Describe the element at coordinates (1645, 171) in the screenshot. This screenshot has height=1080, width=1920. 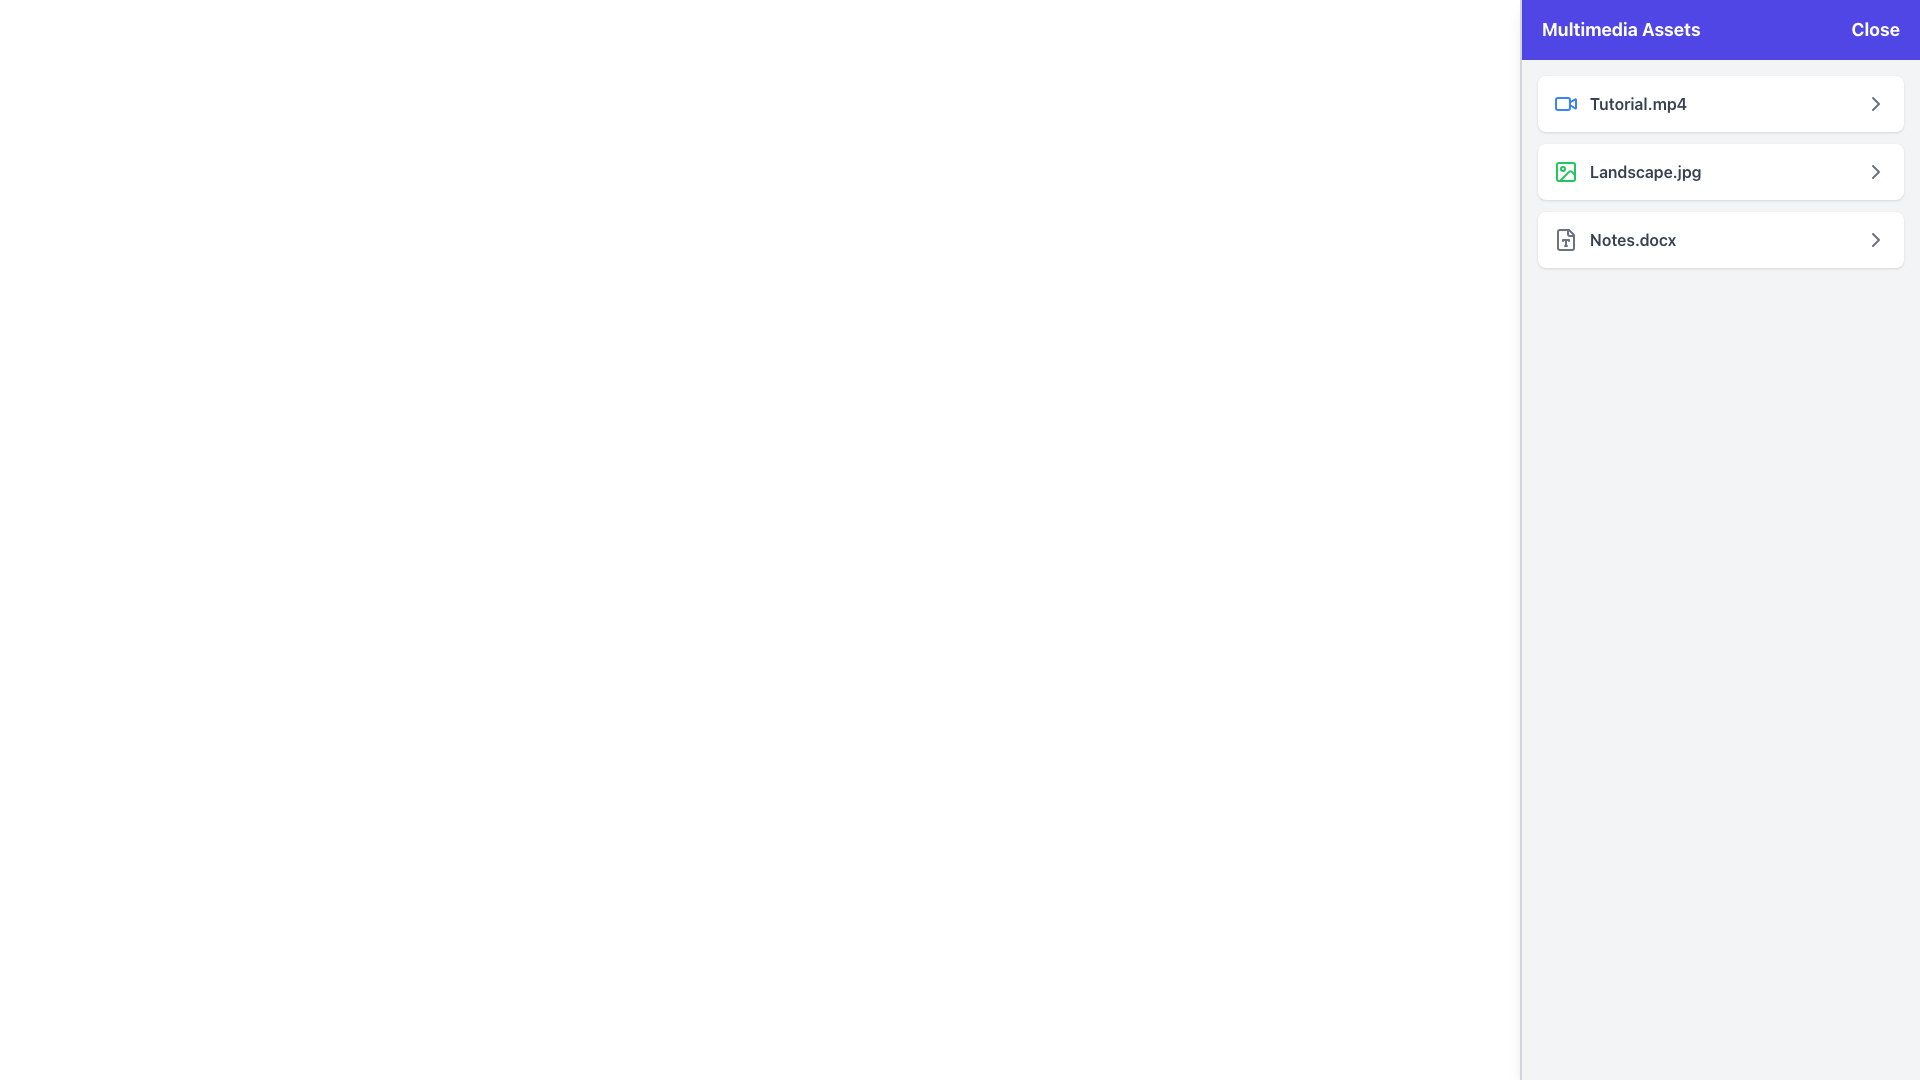
I see `the text label displaying 'Landscape.jpg'` at that location.